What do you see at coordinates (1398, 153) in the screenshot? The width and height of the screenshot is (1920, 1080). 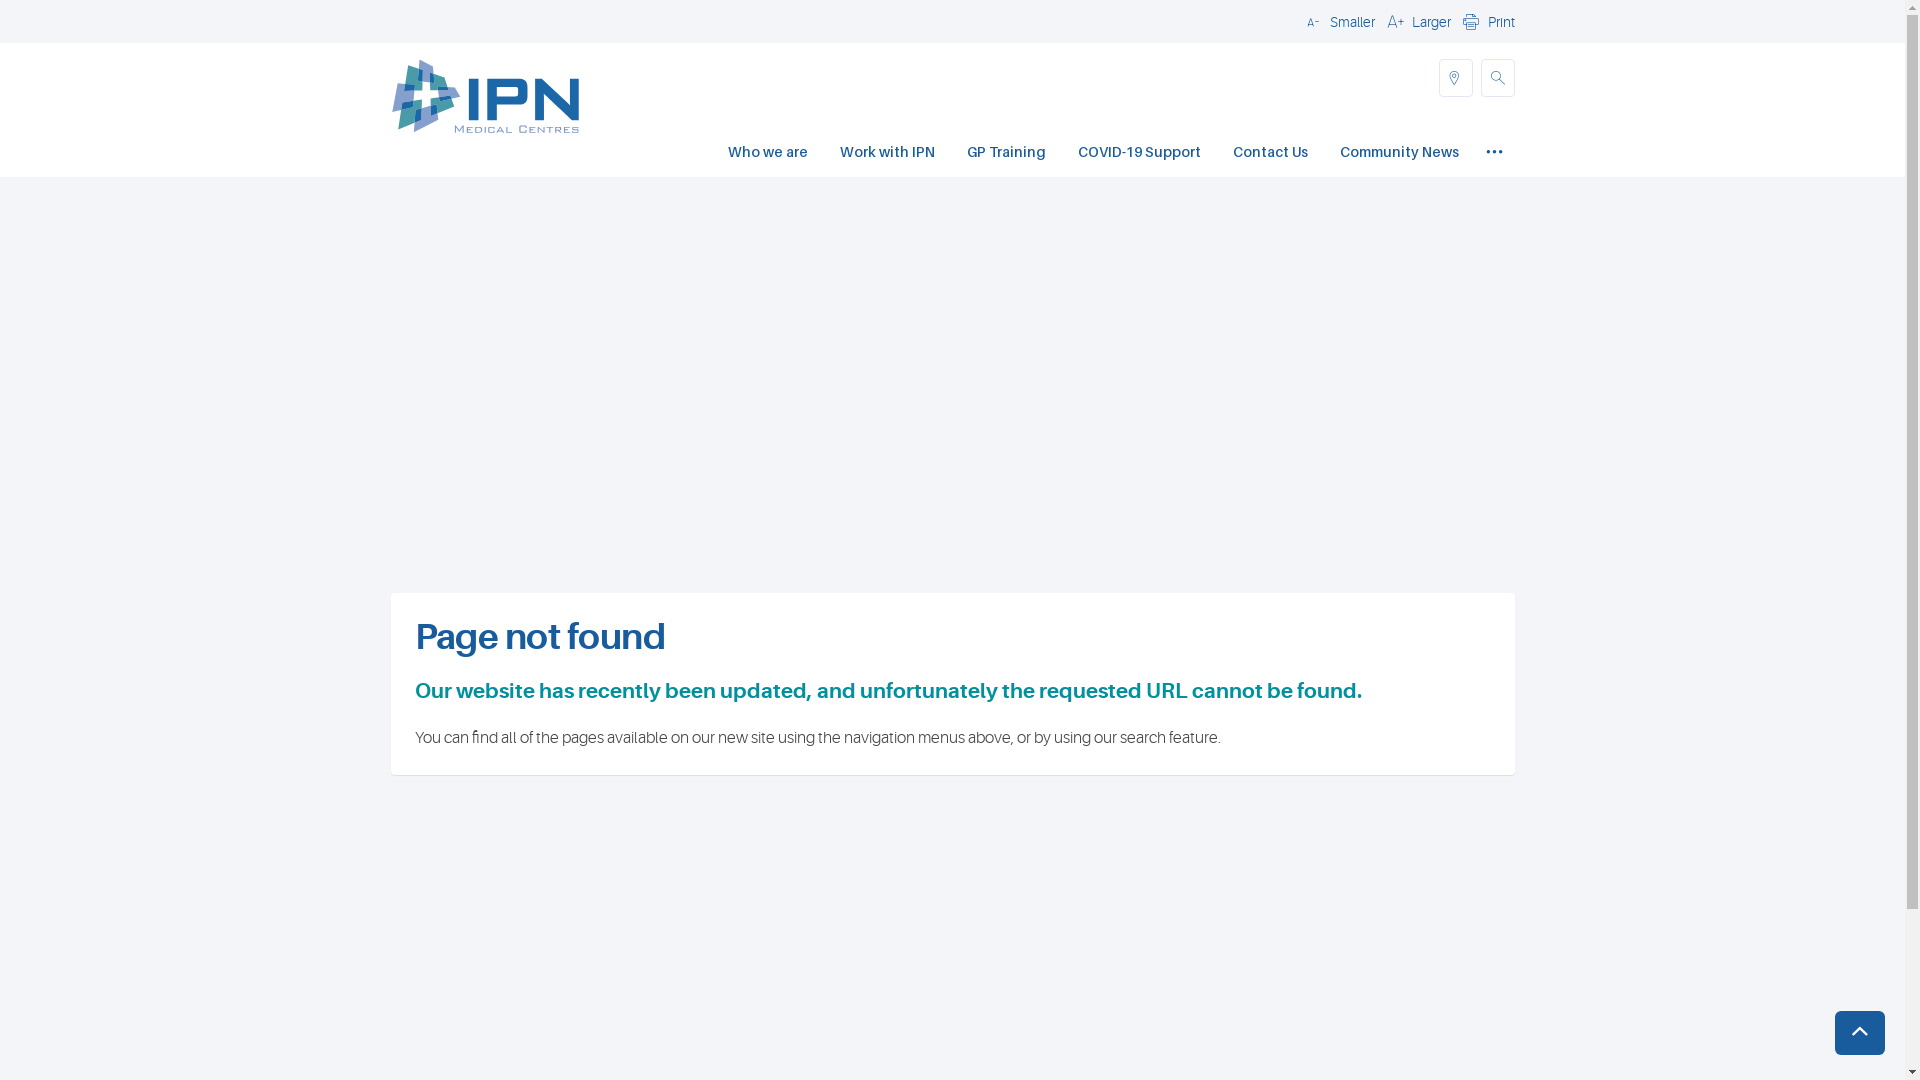 I see `'Community News'` at bounding box center [1398, 153].